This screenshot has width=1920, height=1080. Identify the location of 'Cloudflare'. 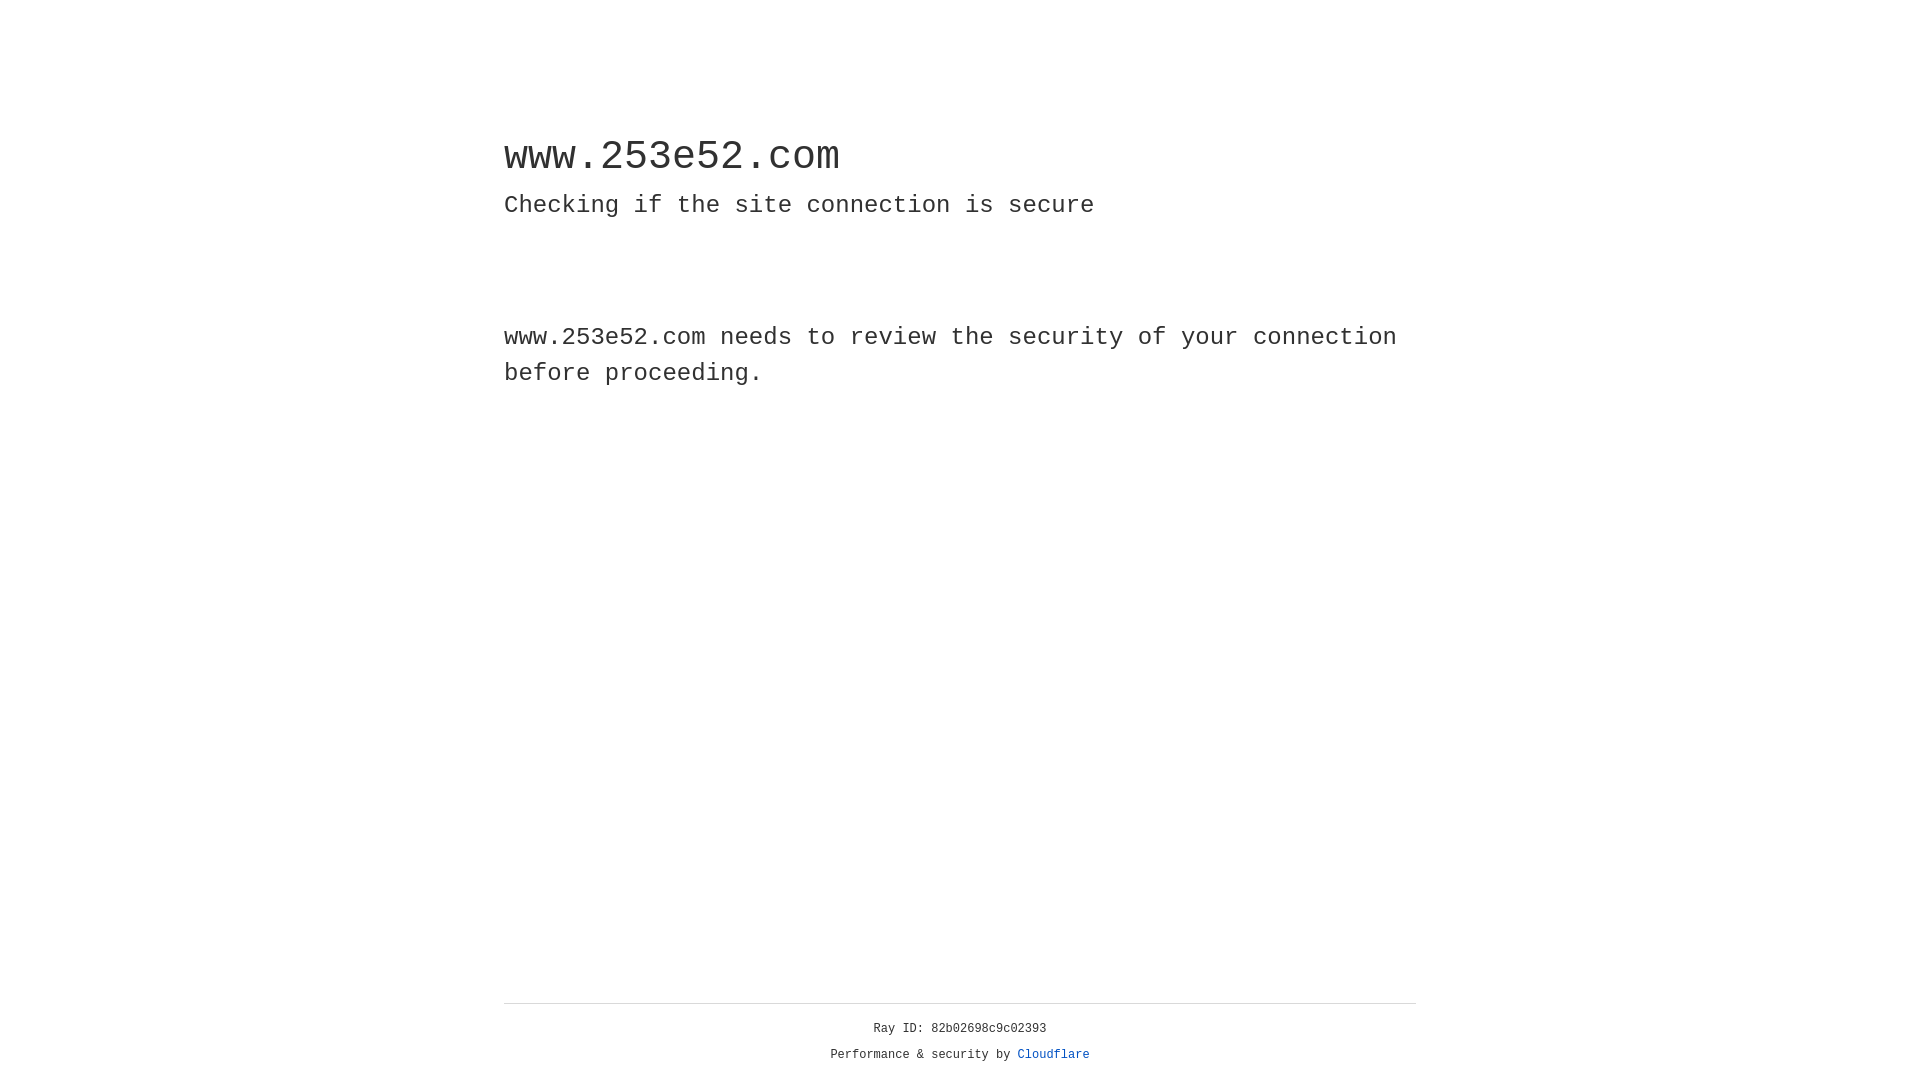
(1053, 1054).